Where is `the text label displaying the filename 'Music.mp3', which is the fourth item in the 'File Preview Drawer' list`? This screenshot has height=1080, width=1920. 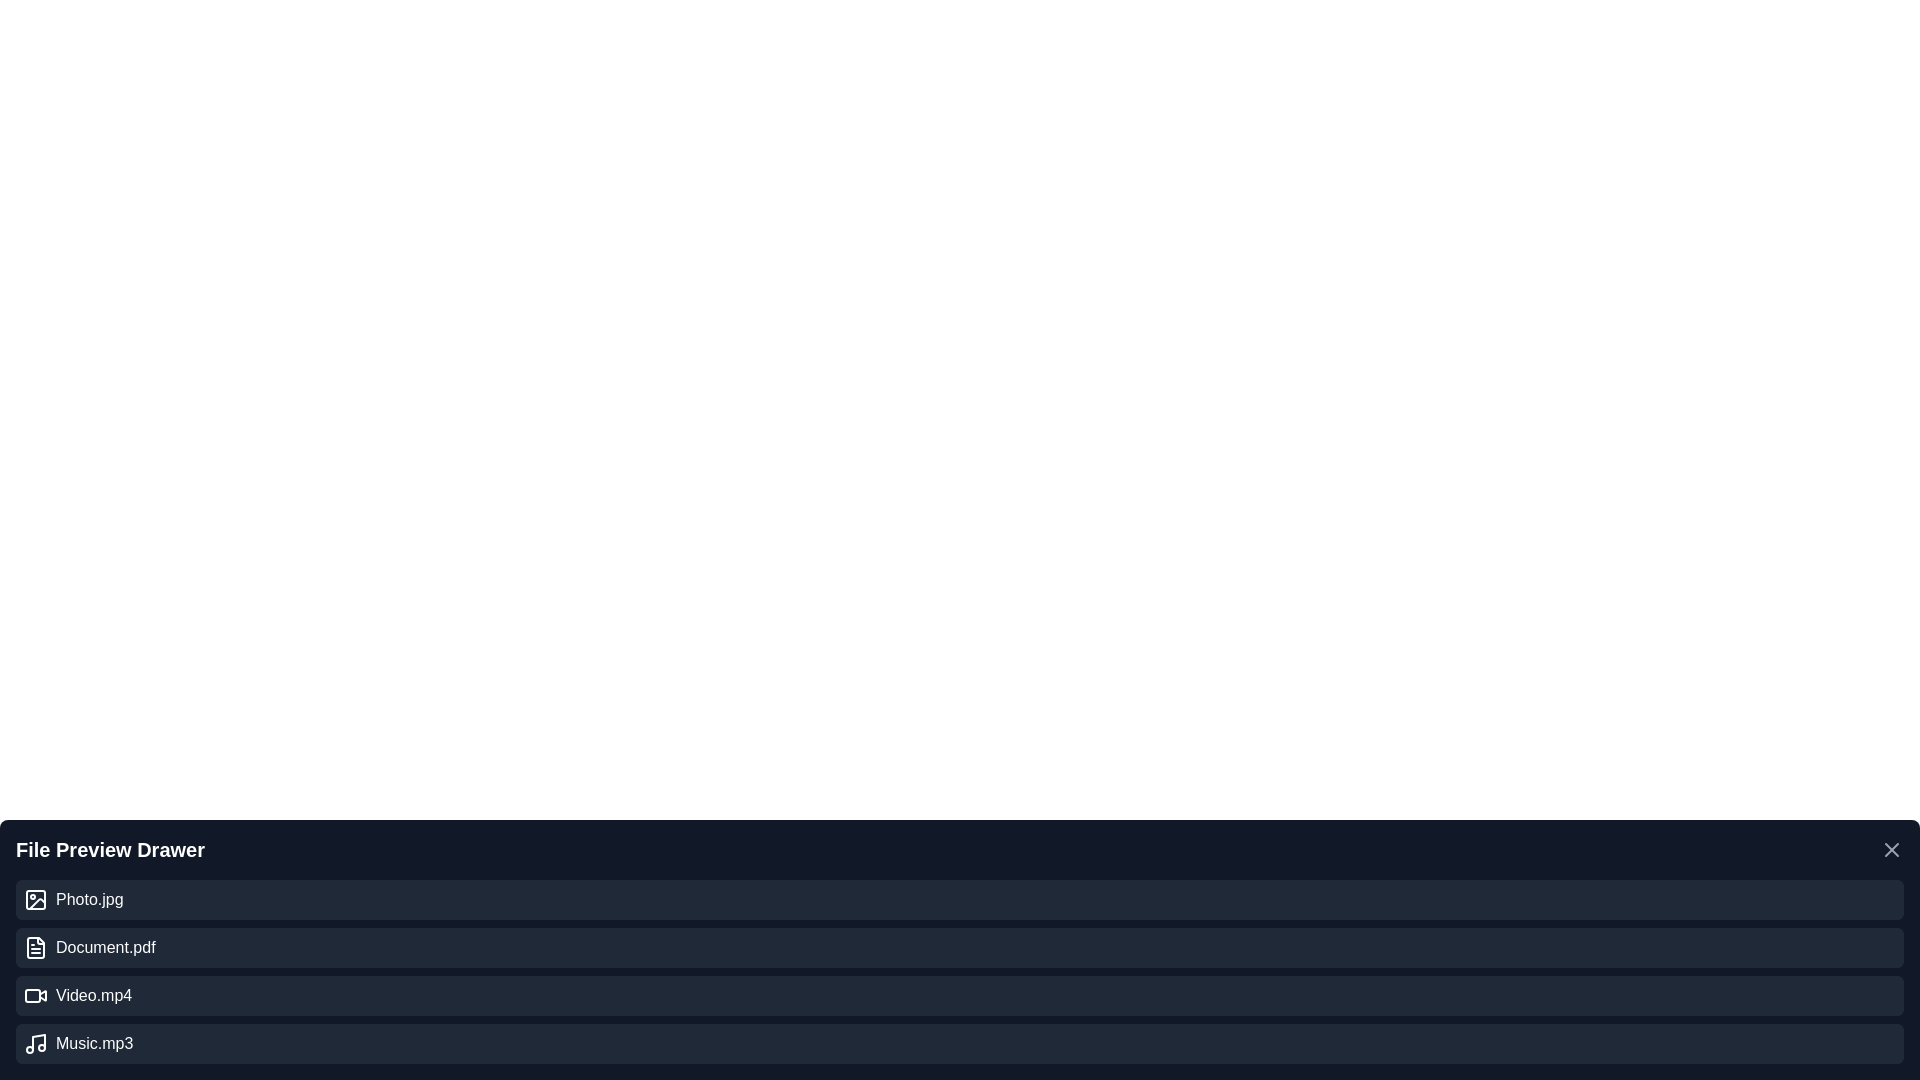
the text label displaying the filename 'Music.mp3', which is the fourth item in the 'File Preview Drawer' list is located at coordinates (93, 1043).